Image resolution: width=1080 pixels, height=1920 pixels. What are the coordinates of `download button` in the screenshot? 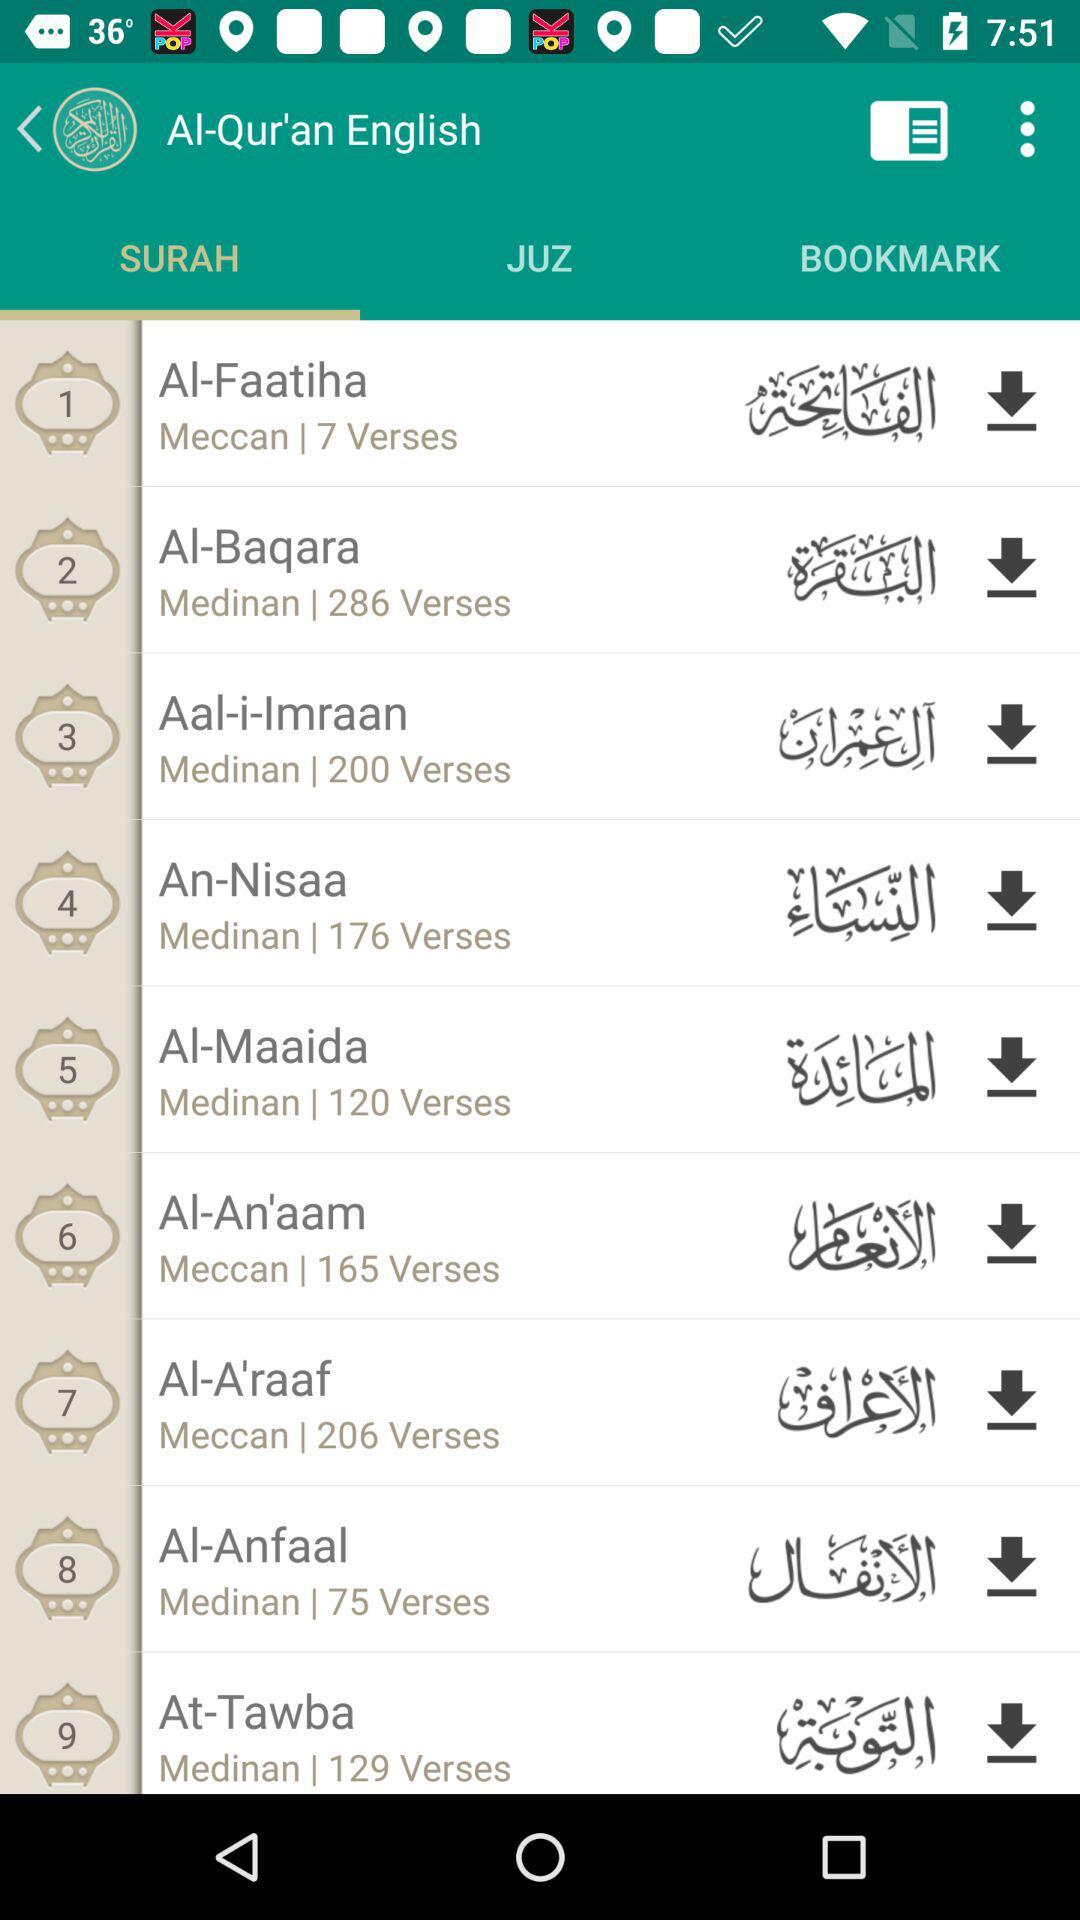 It's located at (1011, 568).